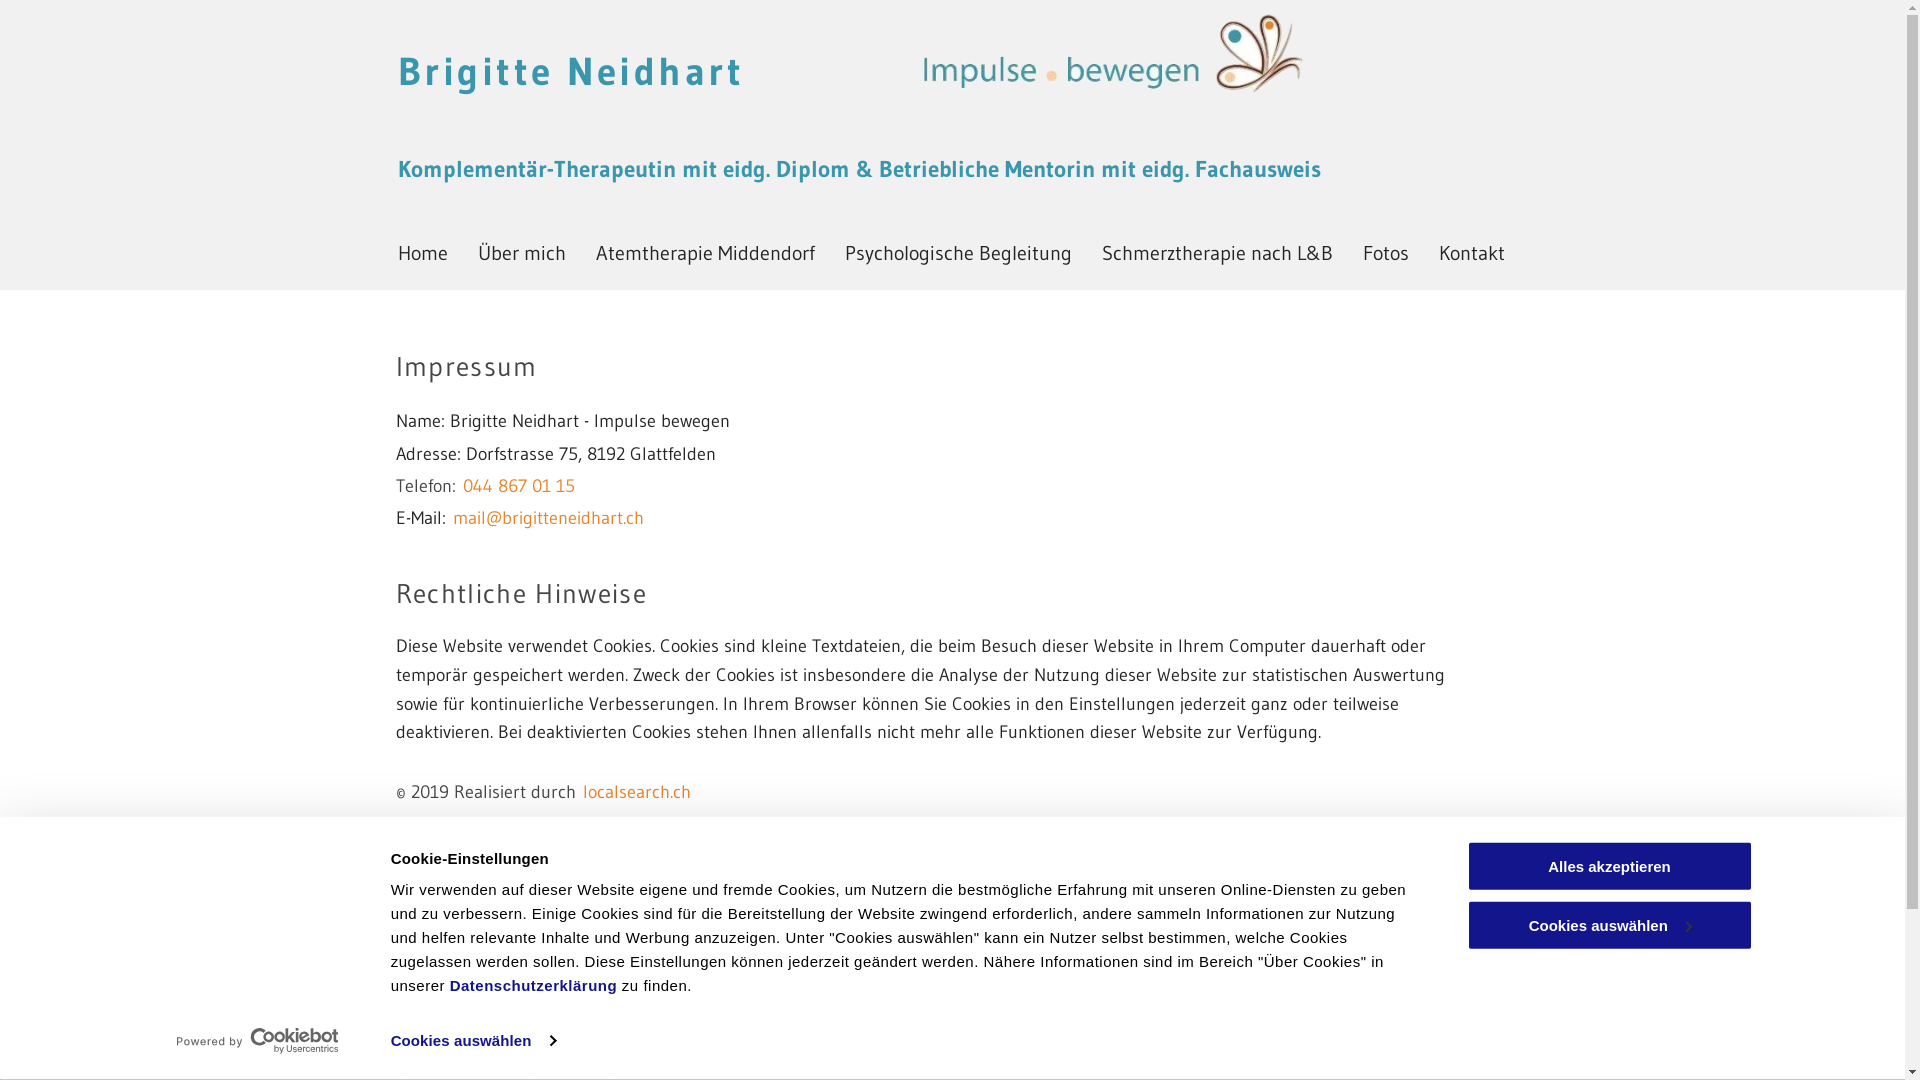 The width and height of the screenshot is (1920, 1080). Describe the element at coordinates (1384, 252) in the screenshot. I see `'Fotos'` at that location.